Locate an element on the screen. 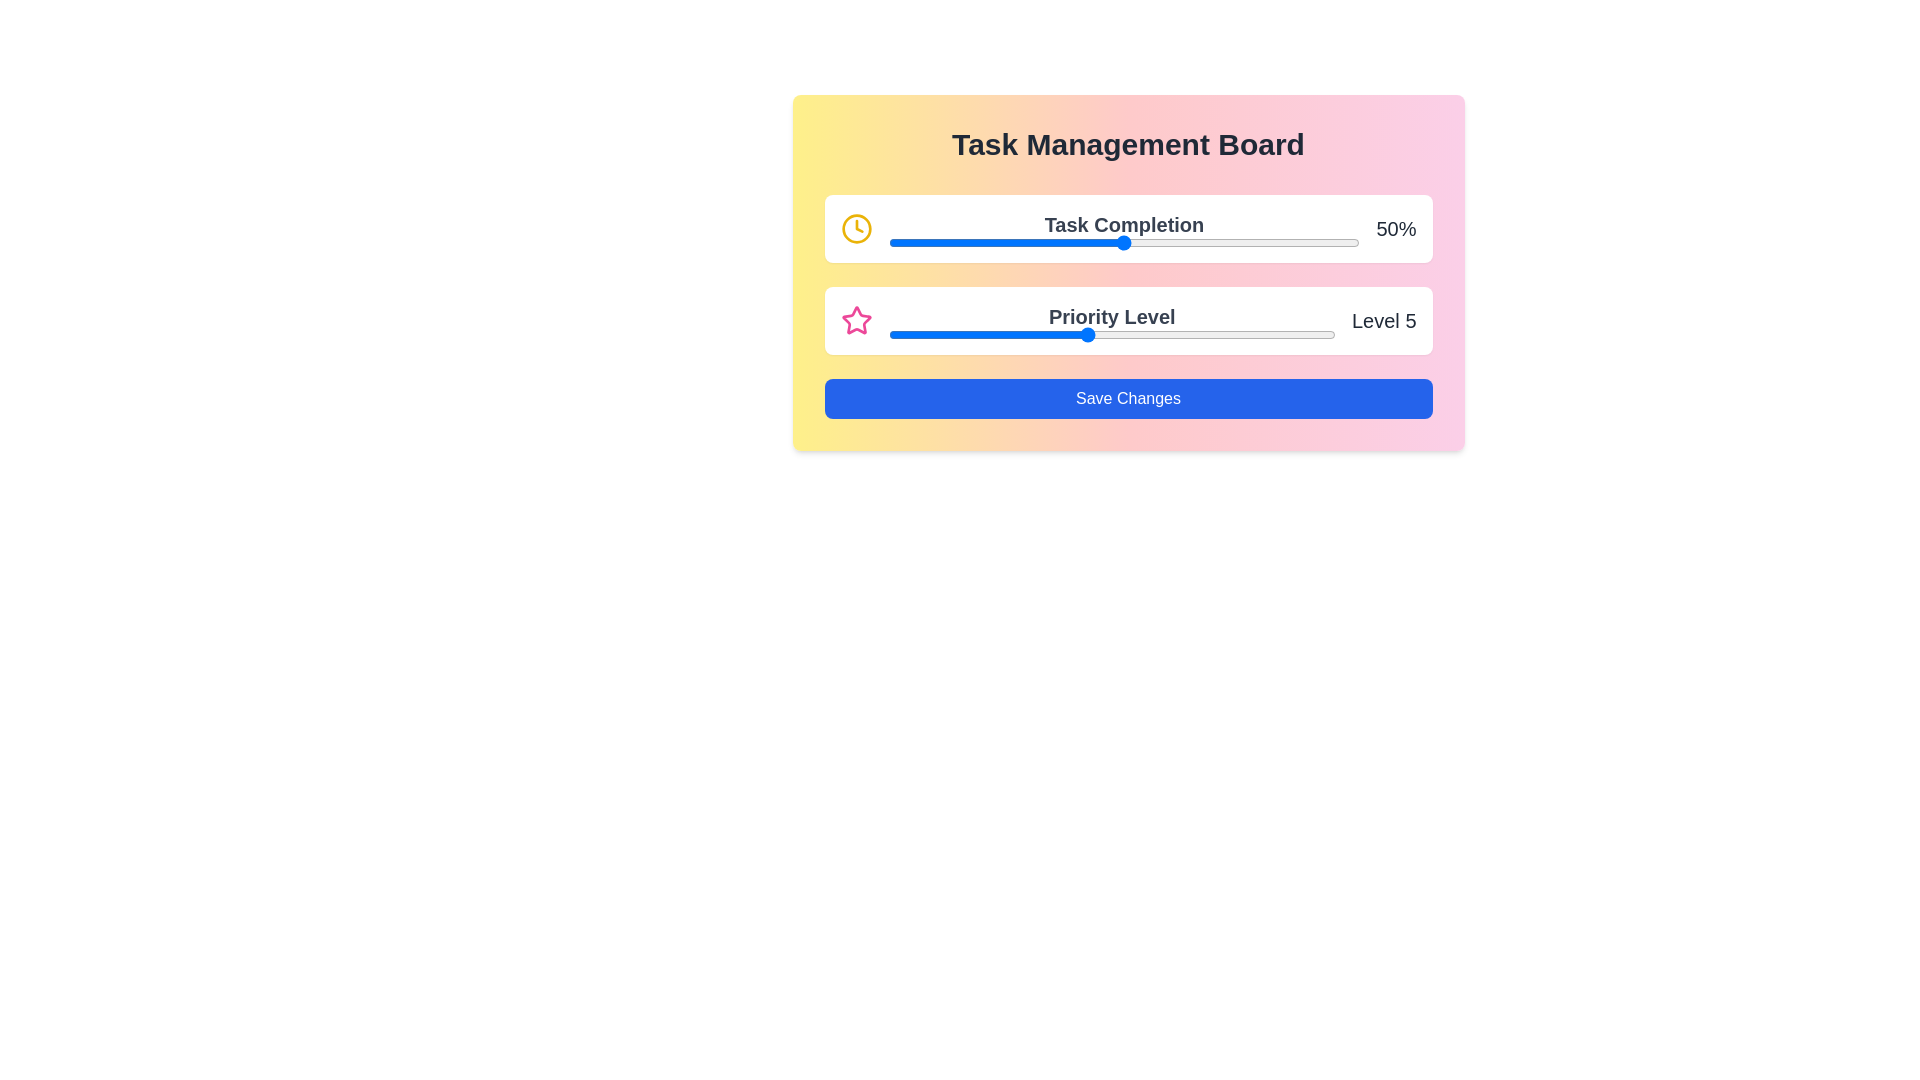 This screenshot has width=1920, height=1080. priority level is located at coordinates (1086, 334).